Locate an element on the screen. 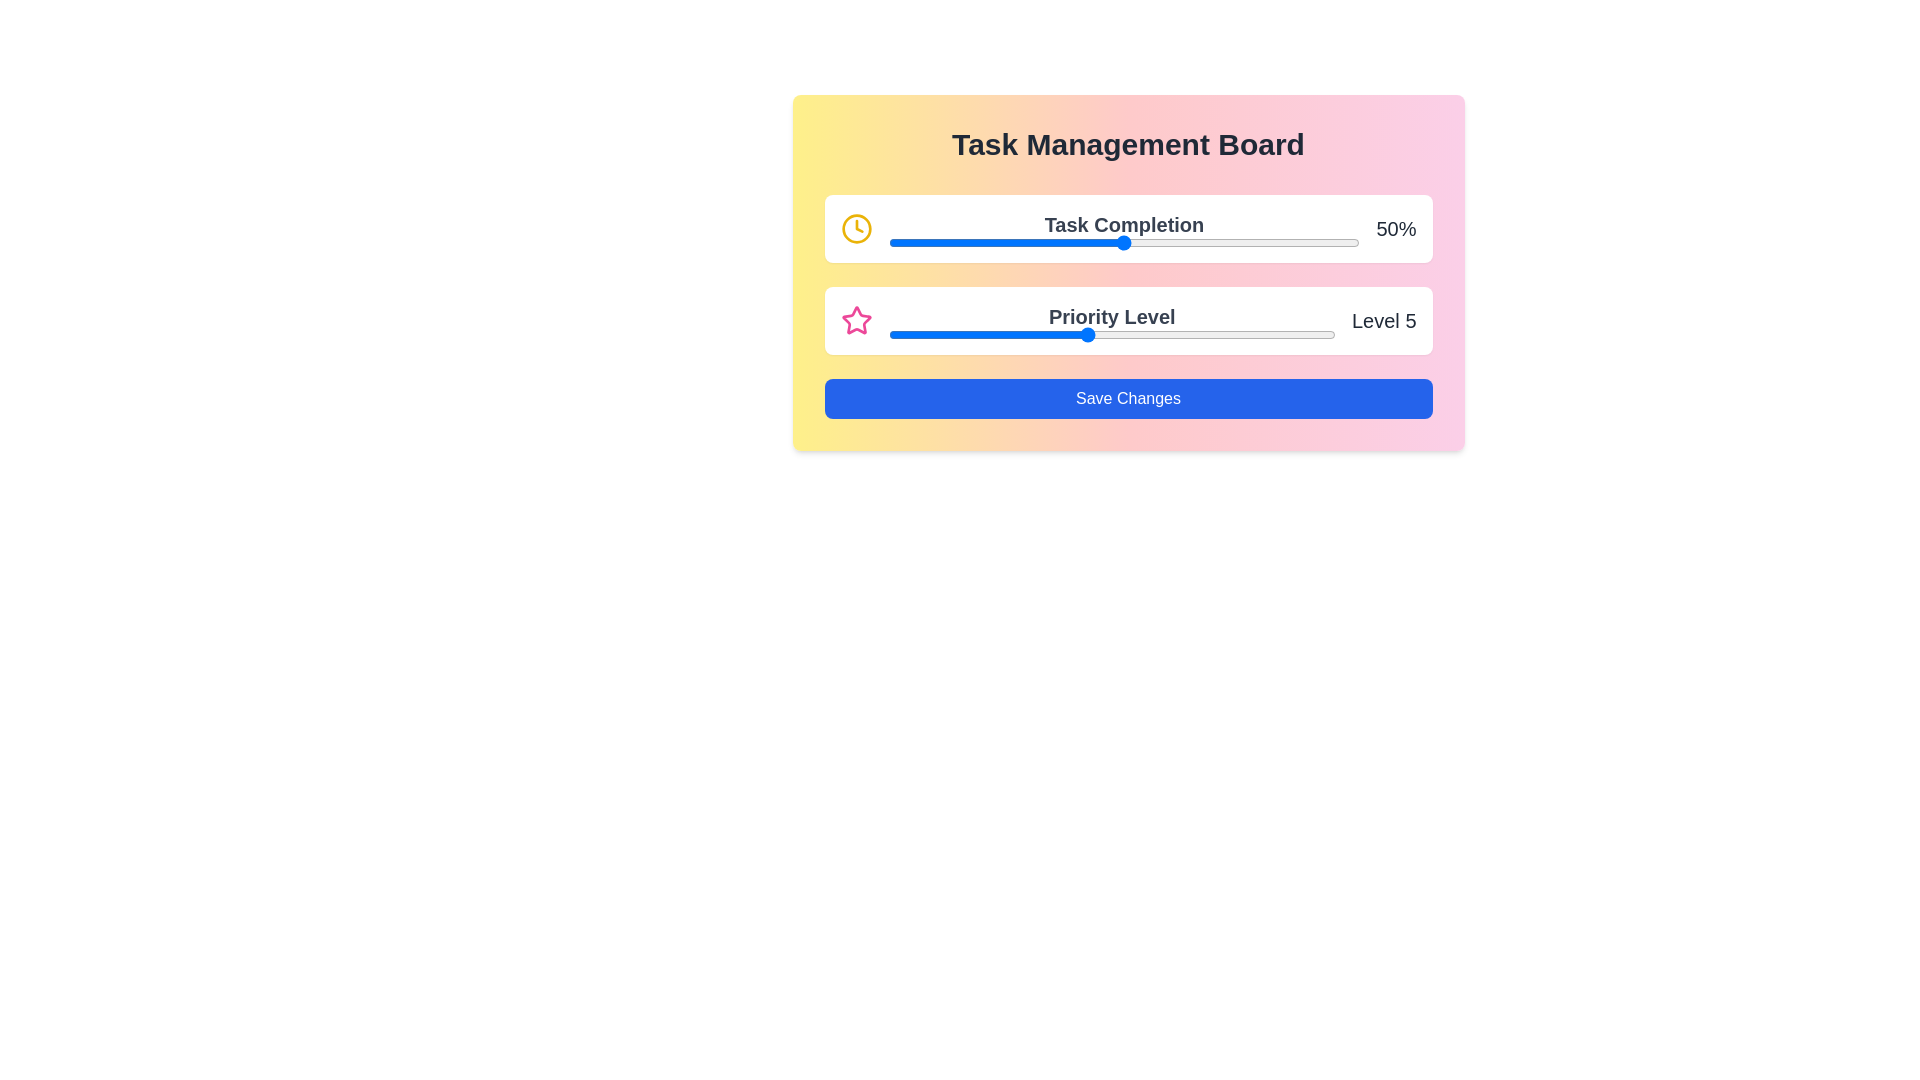 This screenshot has width=1920, height=1080. priority level is located at coordinates (1086, 334).